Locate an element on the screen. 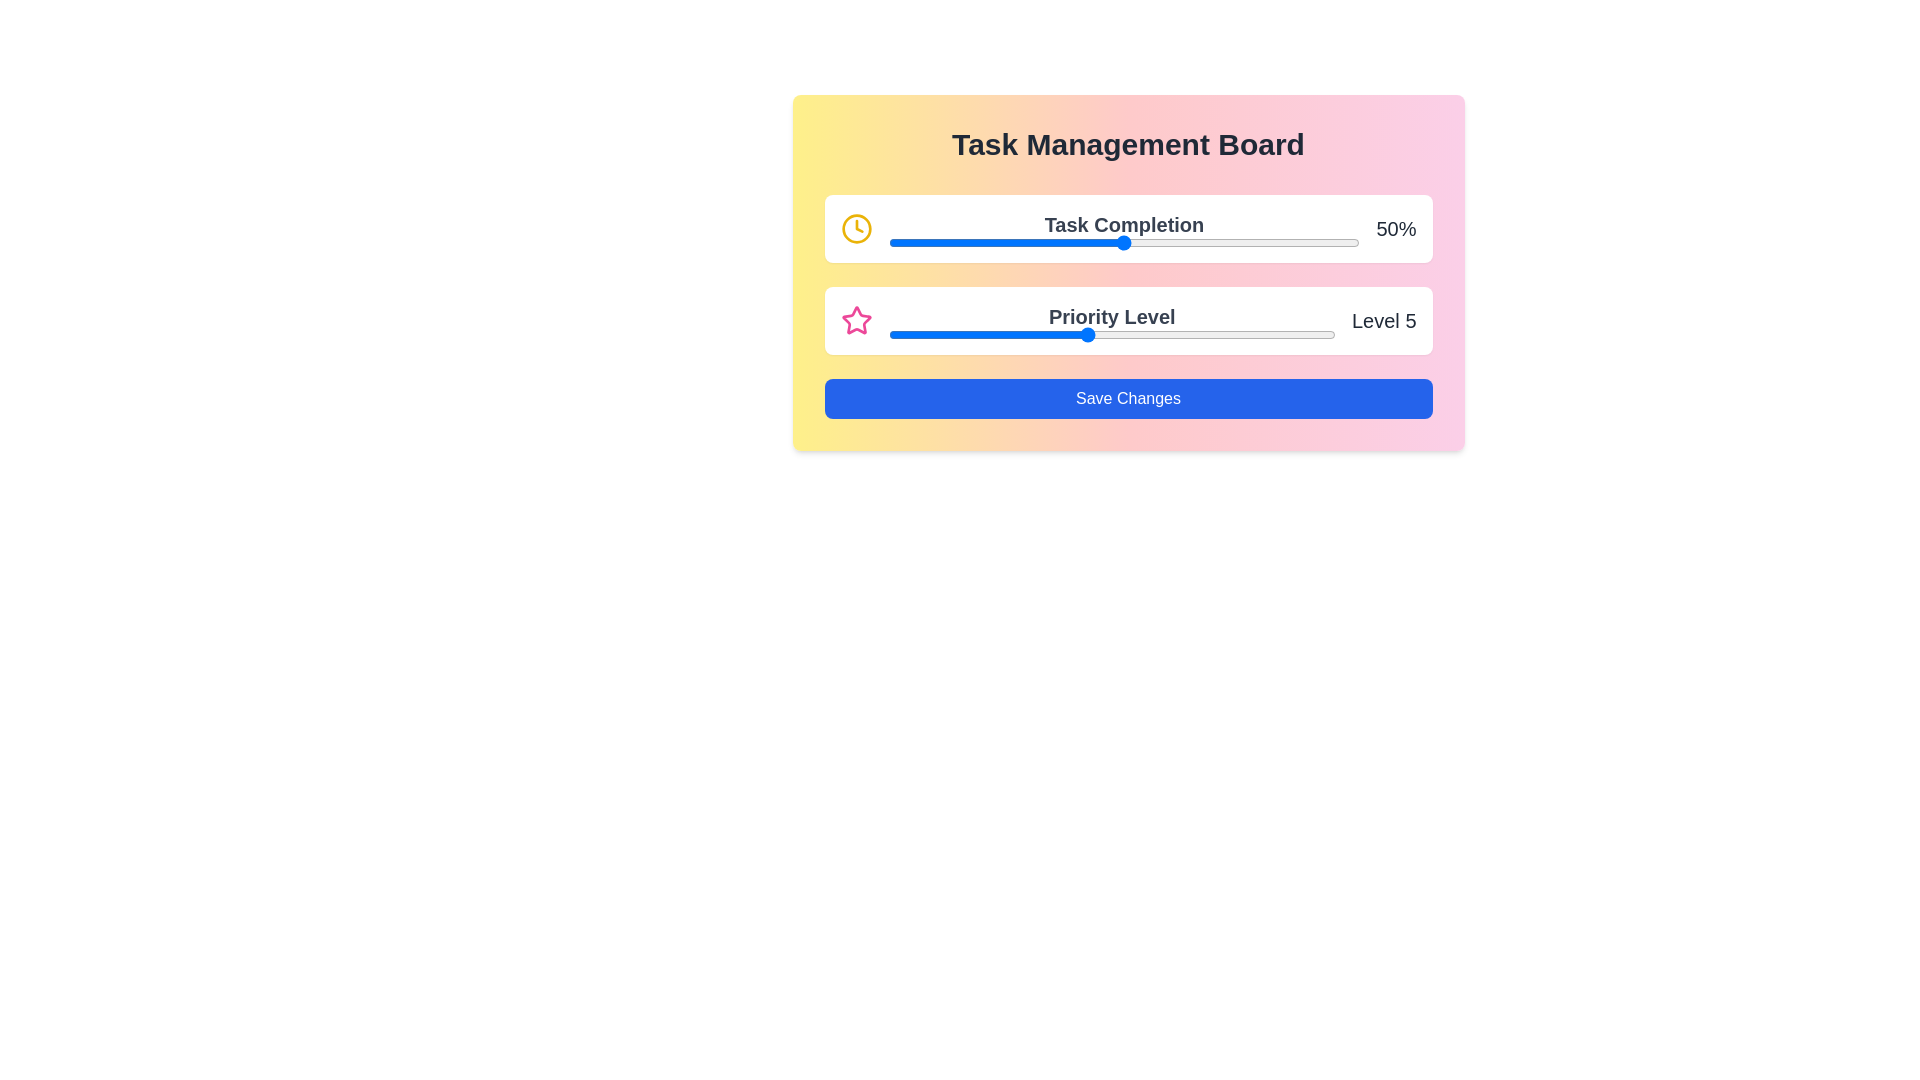 This screenshot has width=1920, height=1080. priority level is located at coordinates (1086, 334).